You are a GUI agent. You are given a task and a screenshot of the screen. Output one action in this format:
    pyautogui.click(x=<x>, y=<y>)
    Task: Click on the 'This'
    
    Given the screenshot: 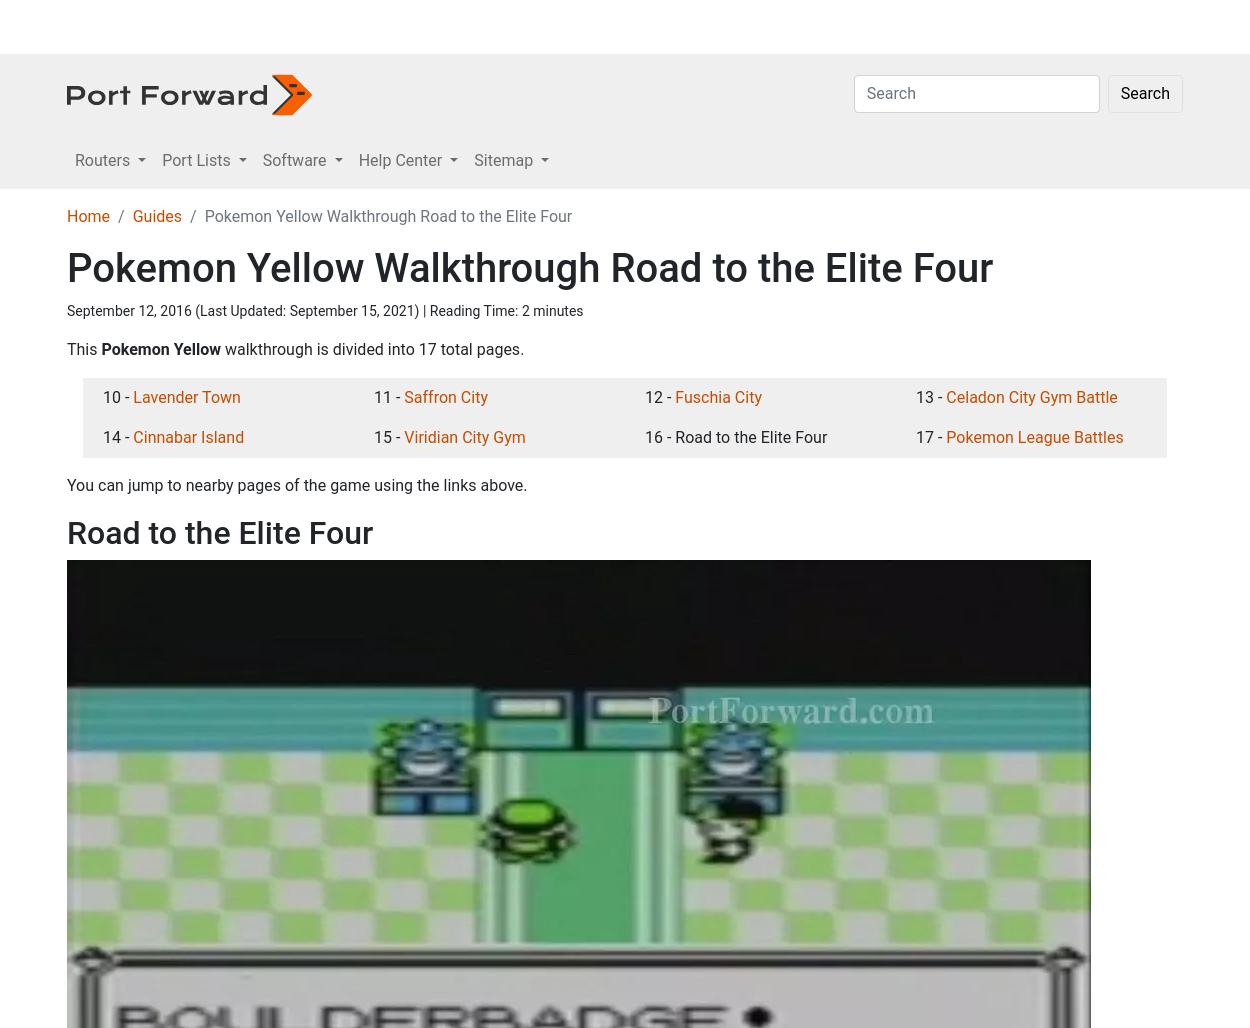 What is the action you would take?
    pyautogui.click(x=66, y=767)
    